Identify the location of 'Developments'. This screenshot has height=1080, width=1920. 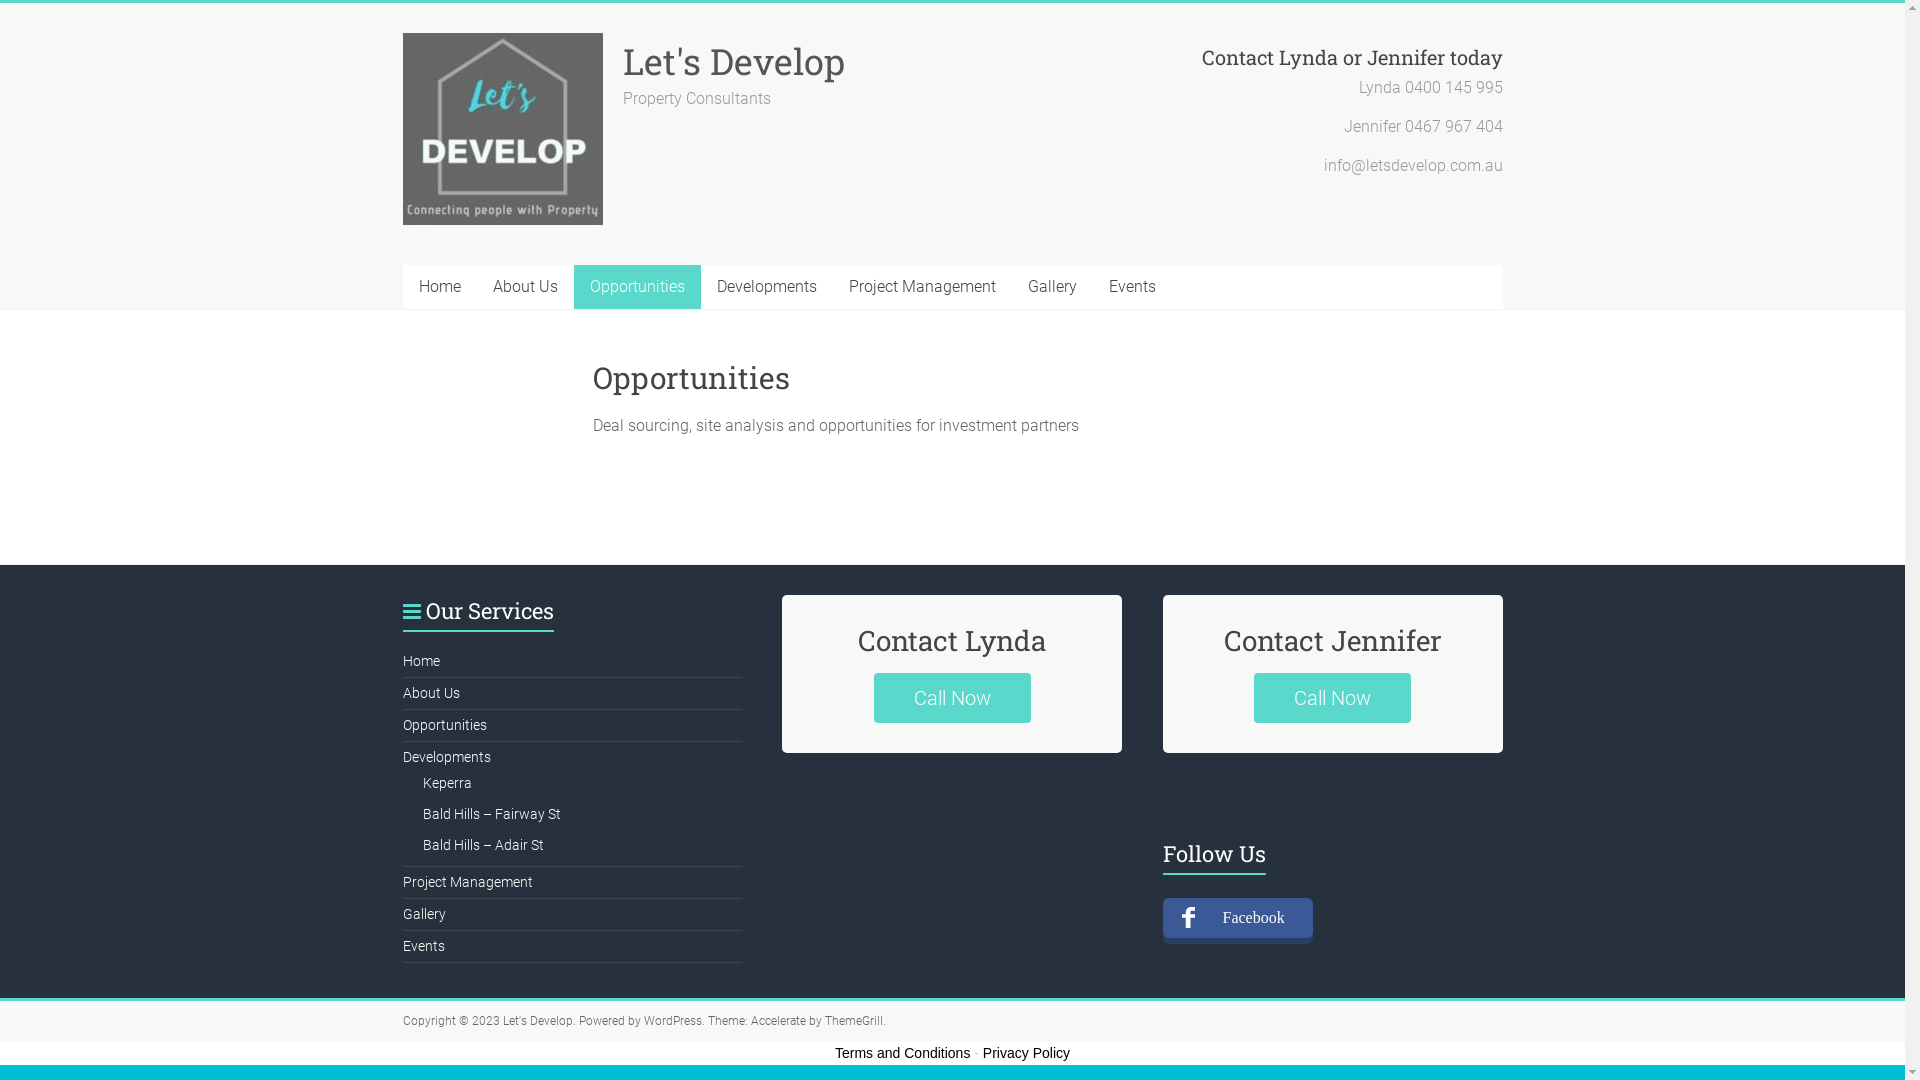
(445, 756).